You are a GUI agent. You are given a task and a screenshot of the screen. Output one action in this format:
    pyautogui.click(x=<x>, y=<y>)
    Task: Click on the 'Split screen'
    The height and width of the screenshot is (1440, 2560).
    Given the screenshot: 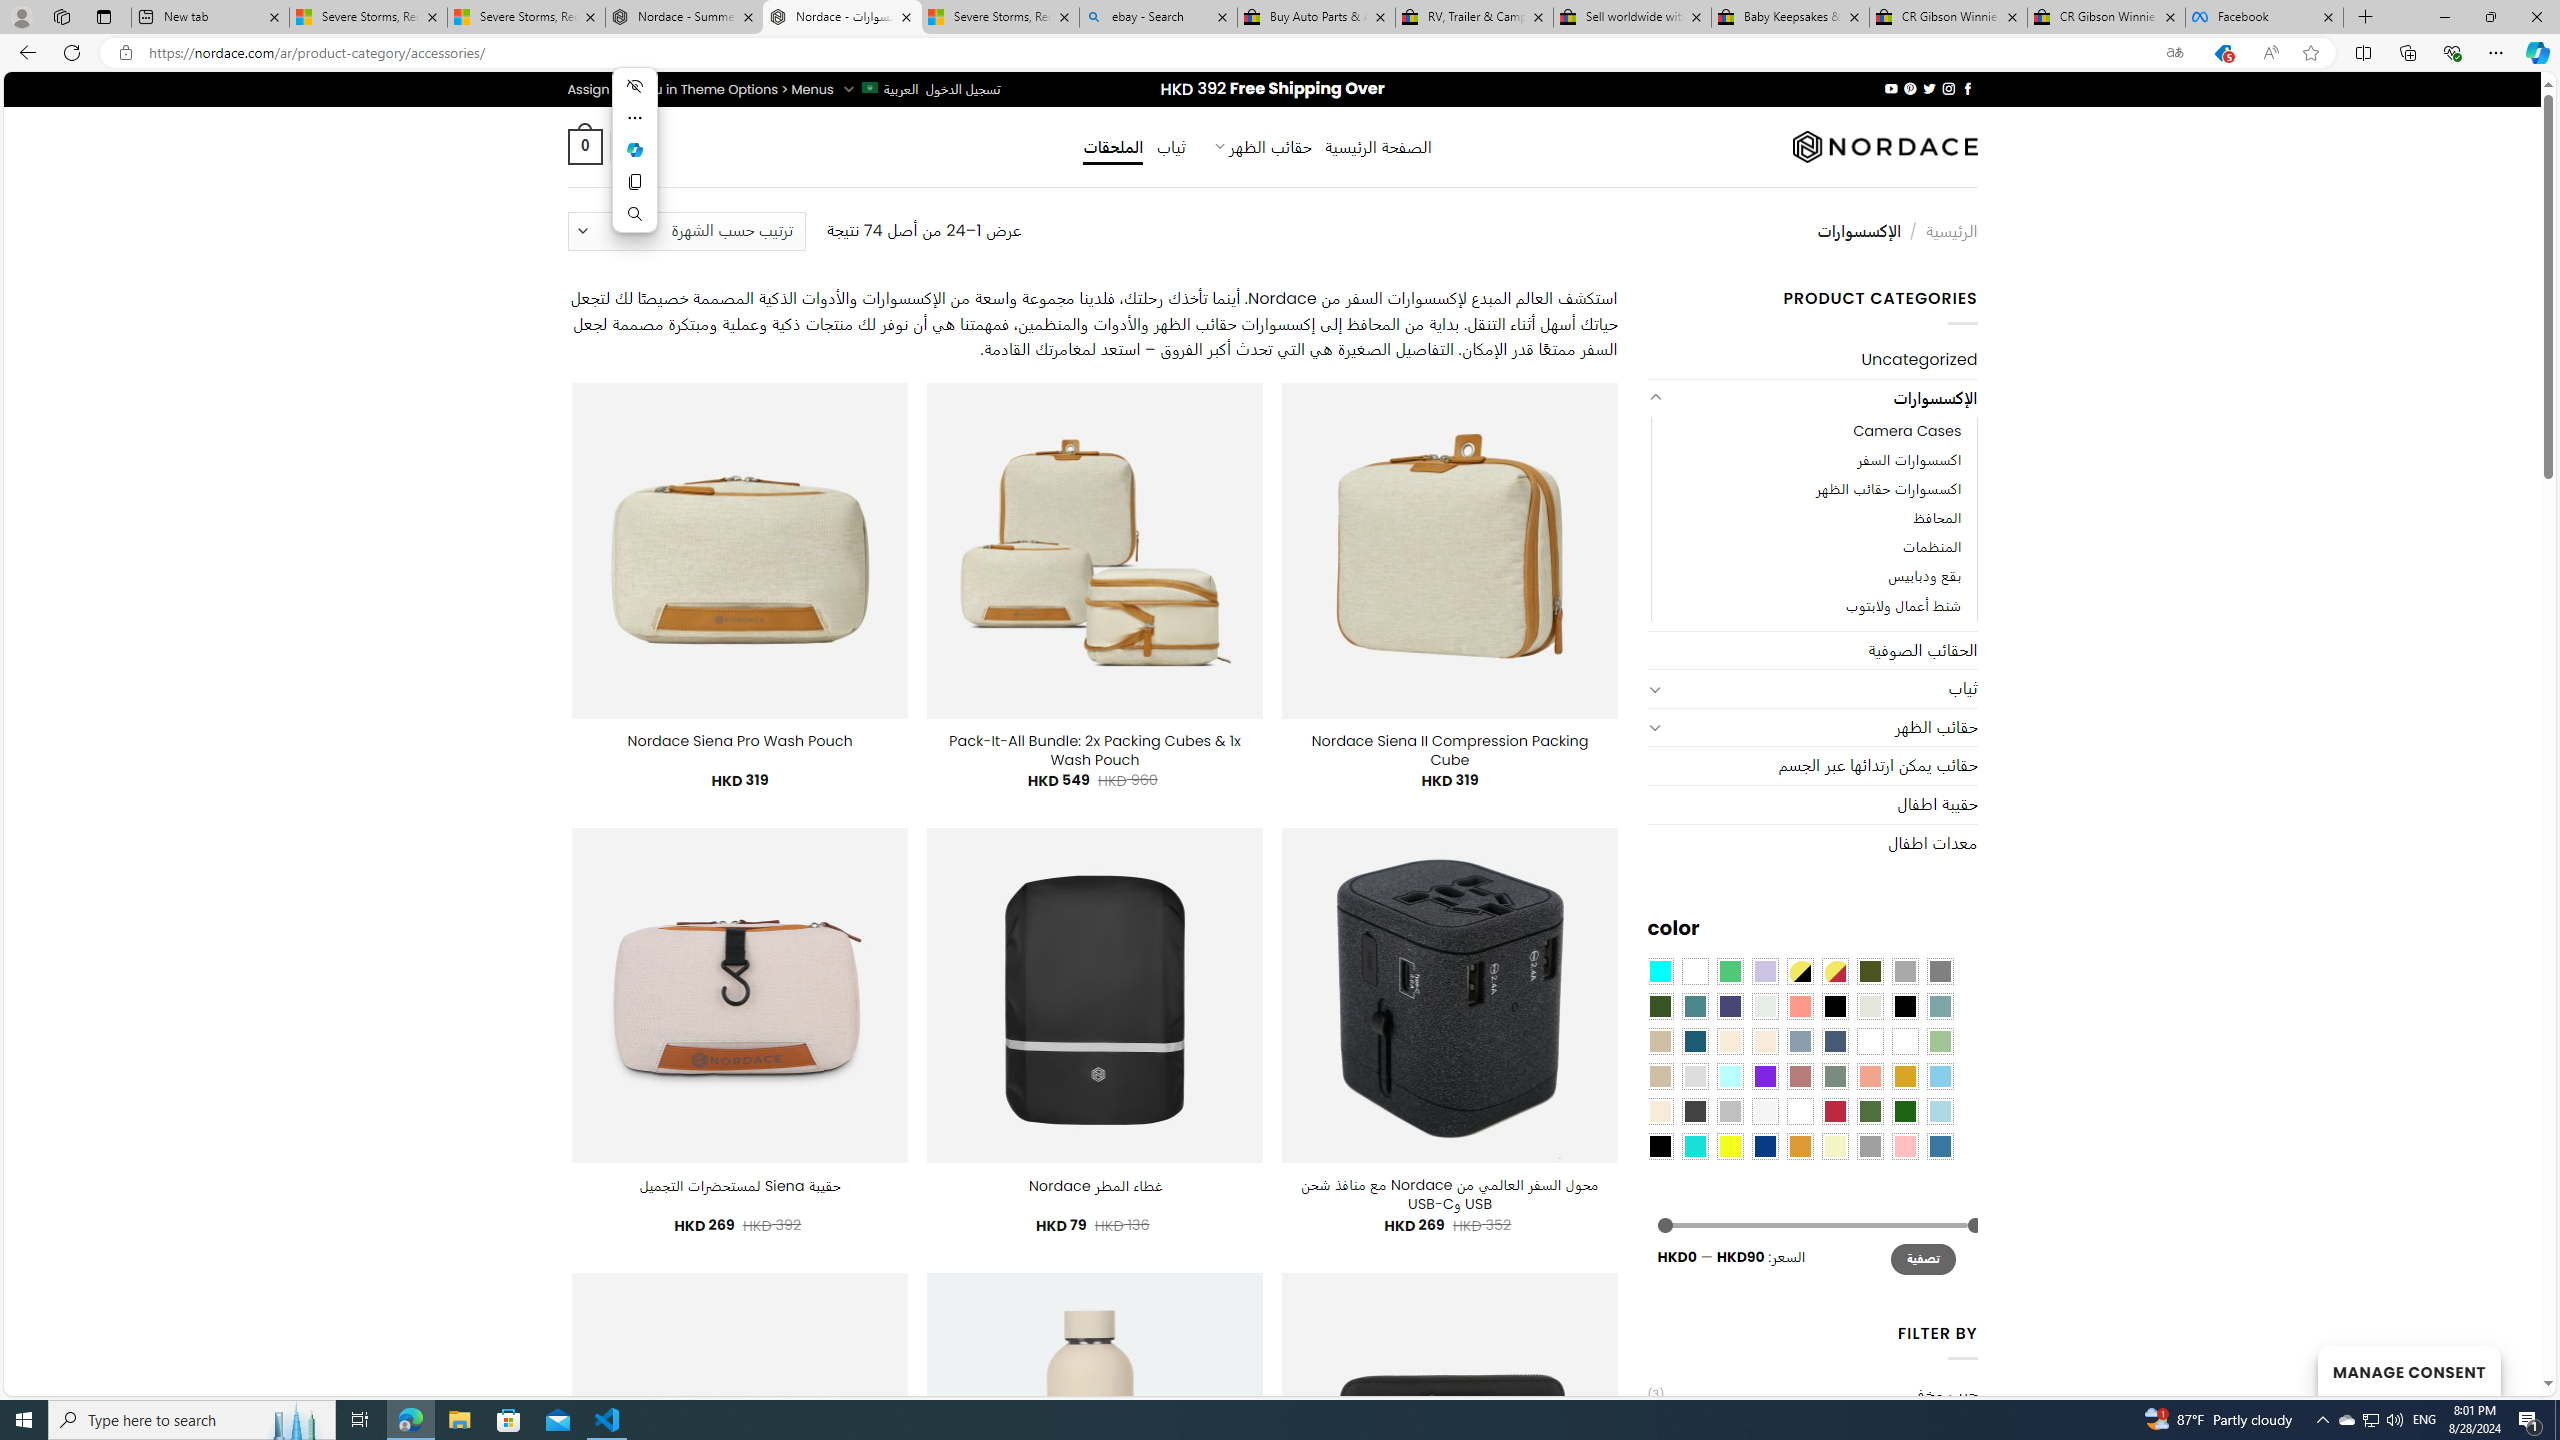 What is the action you would take?
    pyautogui.click(x=2364, y=51)
    